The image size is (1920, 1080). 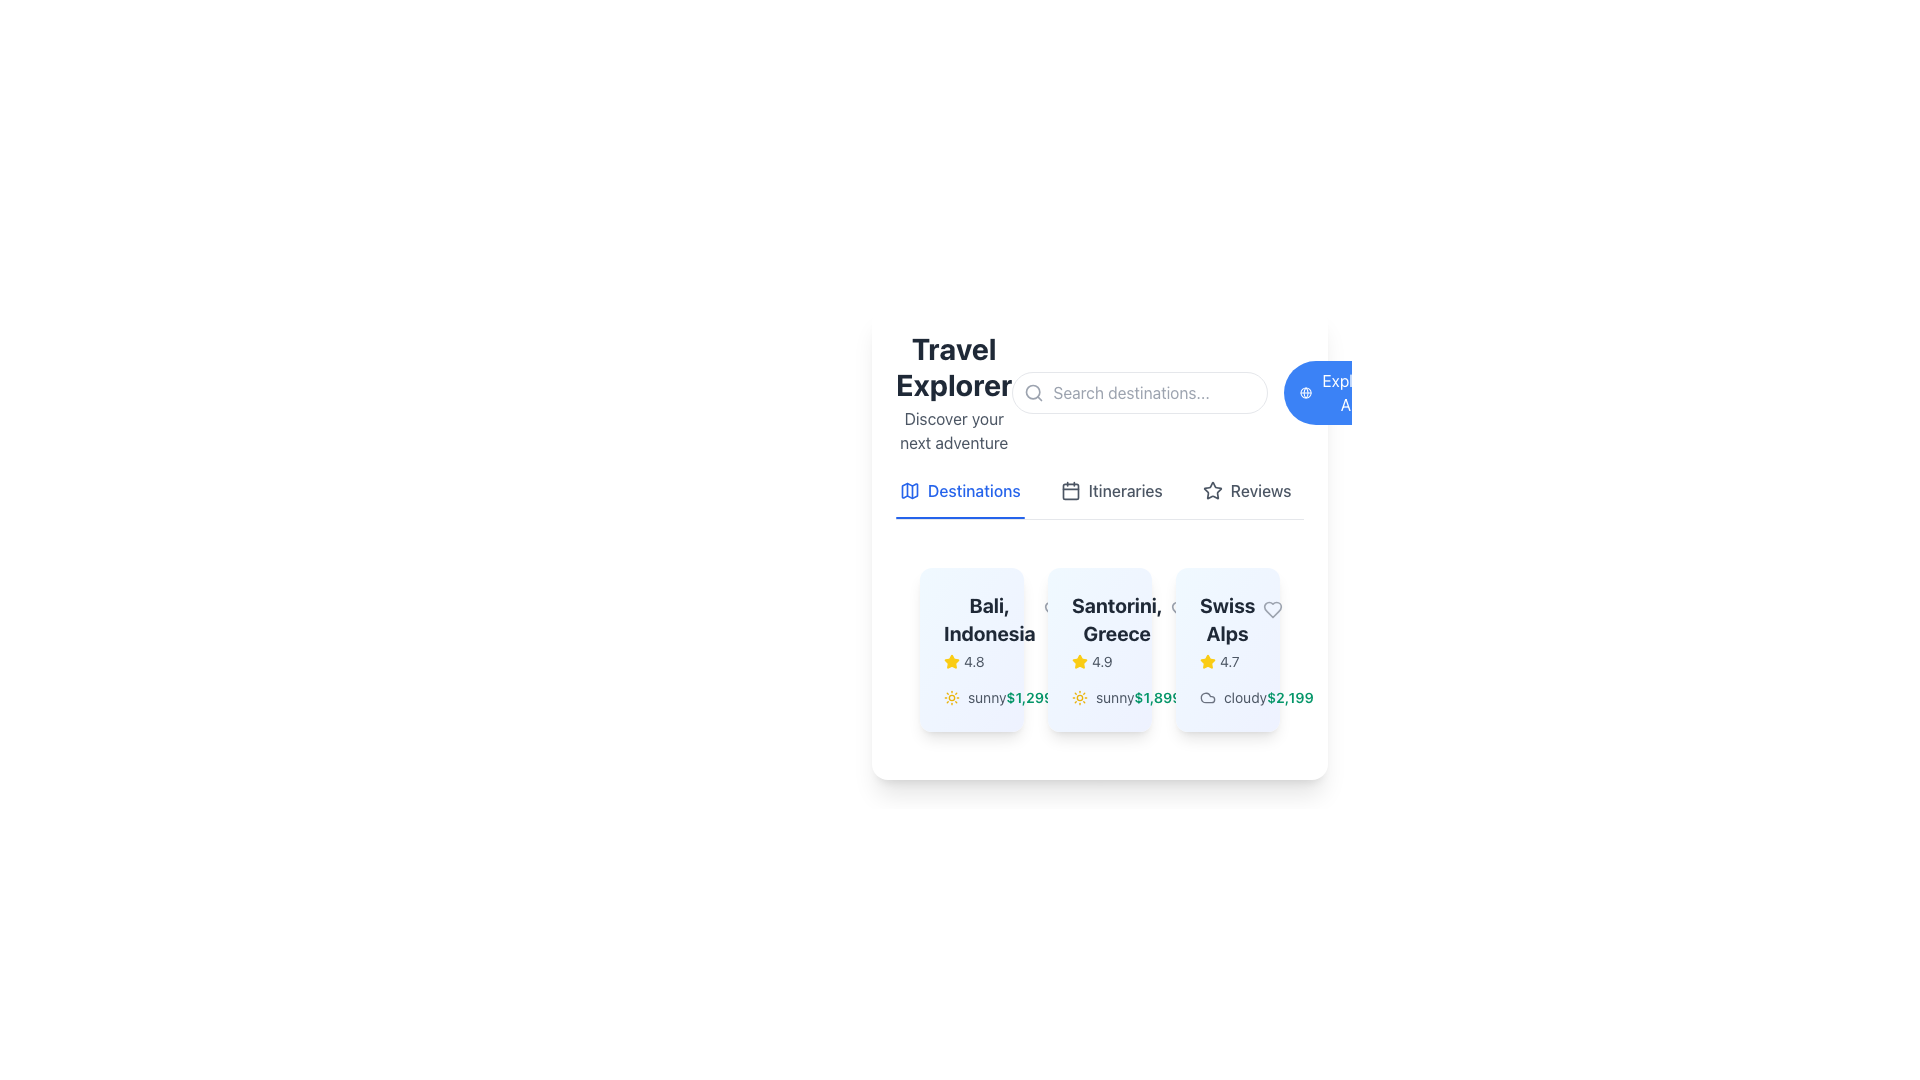 I want to click on the navigation link for reviews, which is the third item in the navigation bar beneath 'Travel Explorer', positioned between 'Itineraries' and 'Explore', so click(x=1246, y=497).